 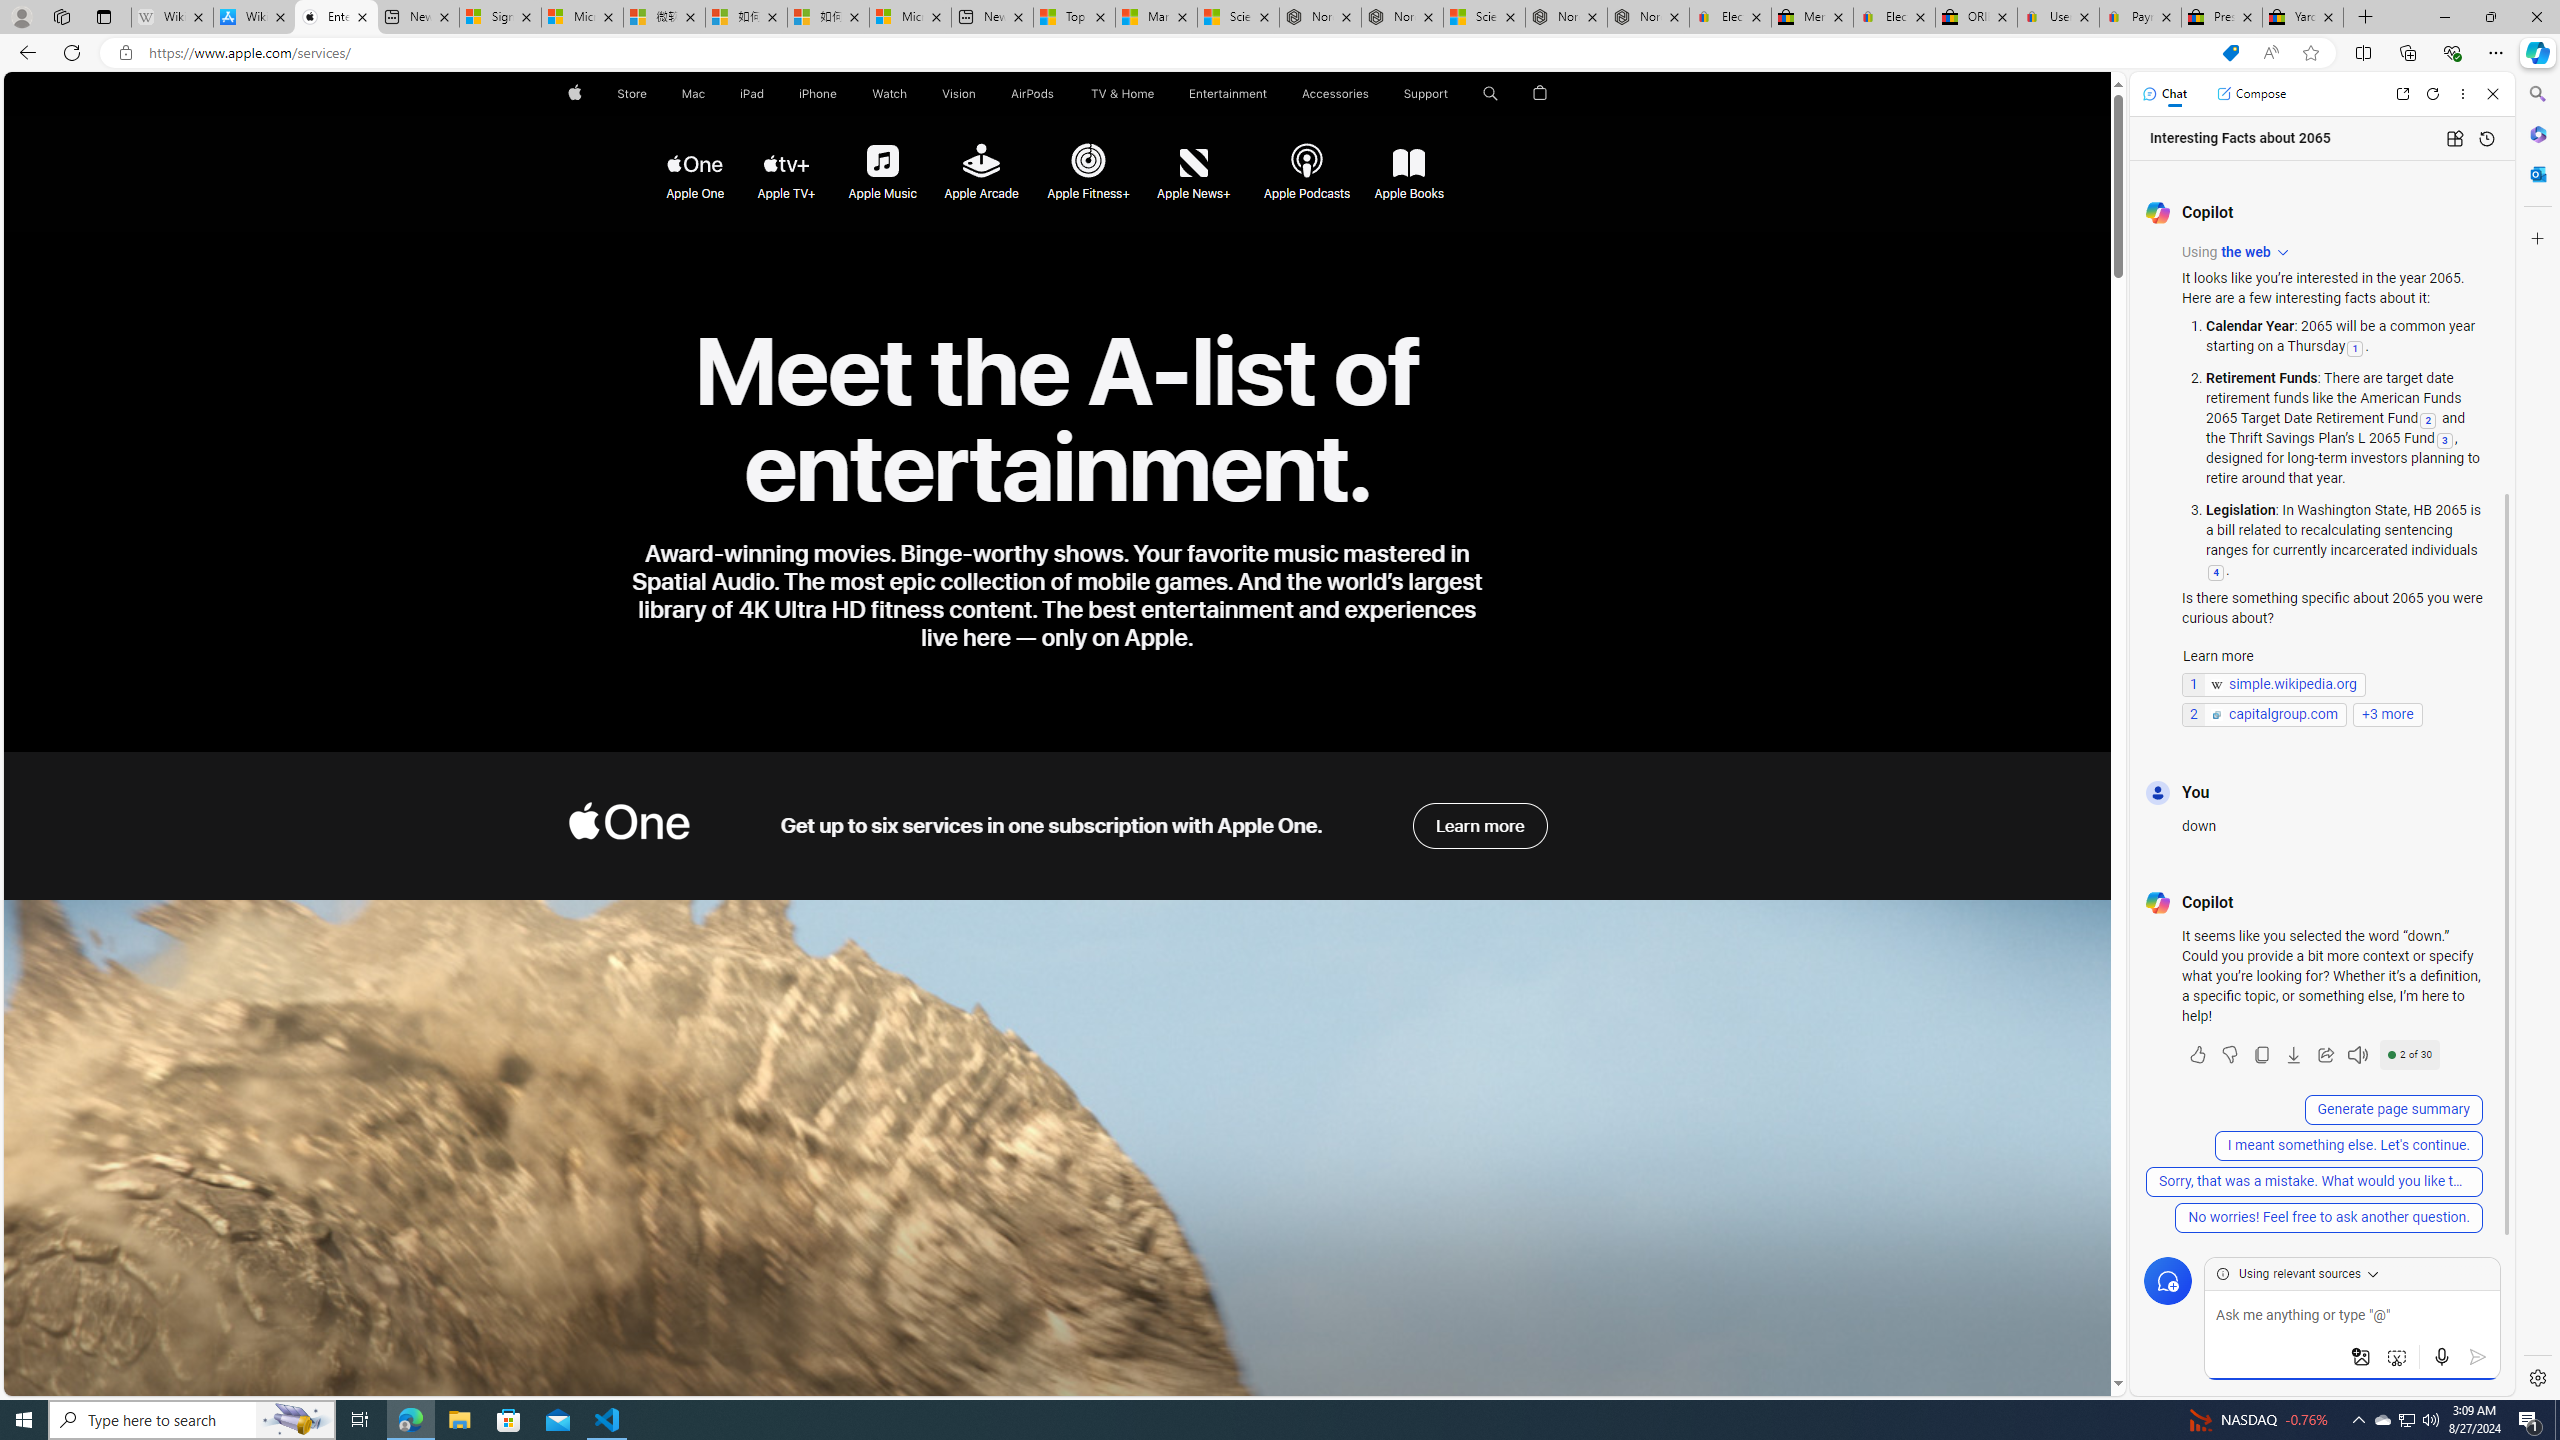 What do you see at coordinates (1304, 161) in the screenshot?
I see `'Apple Podcasts'` at bounding box center [1304, 161].